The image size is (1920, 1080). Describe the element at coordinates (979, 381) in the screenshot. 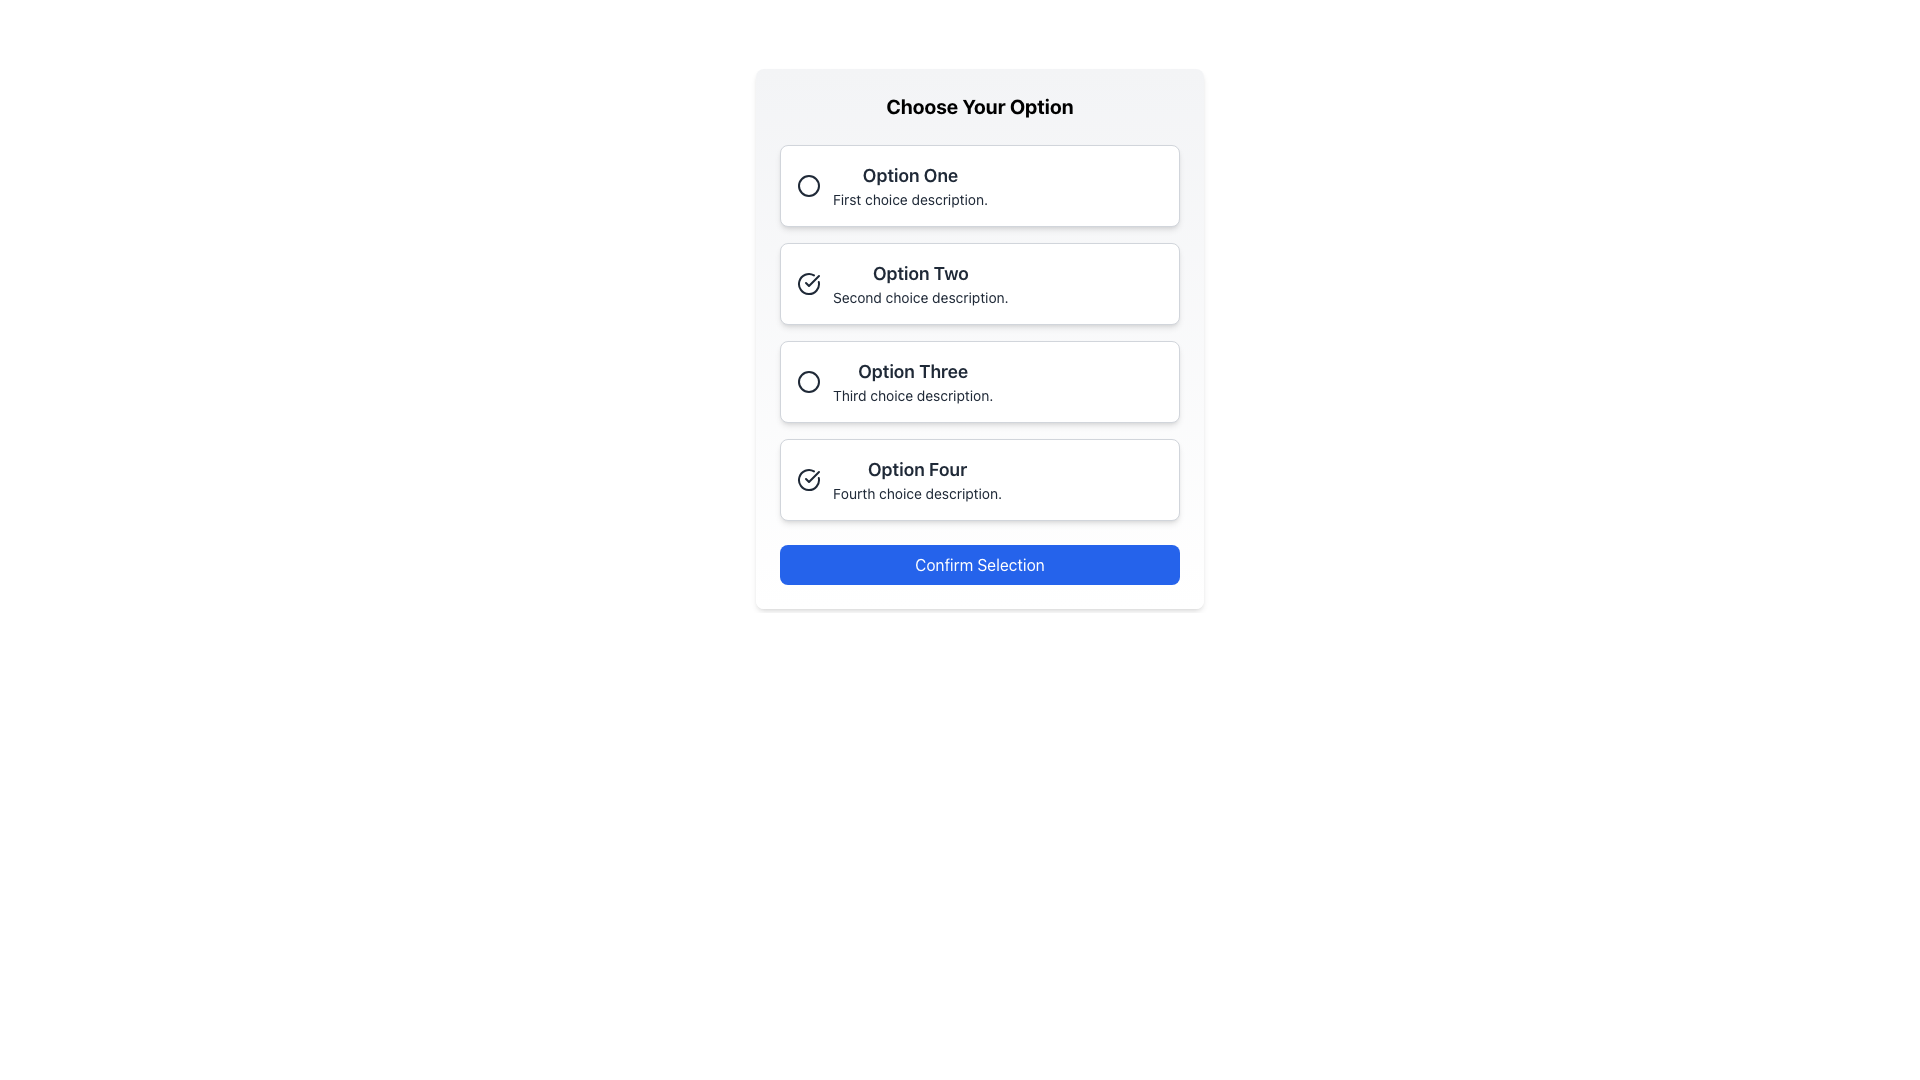

I see `the Selectable option card that represents 'Option Three' in the vertical list` at that location.